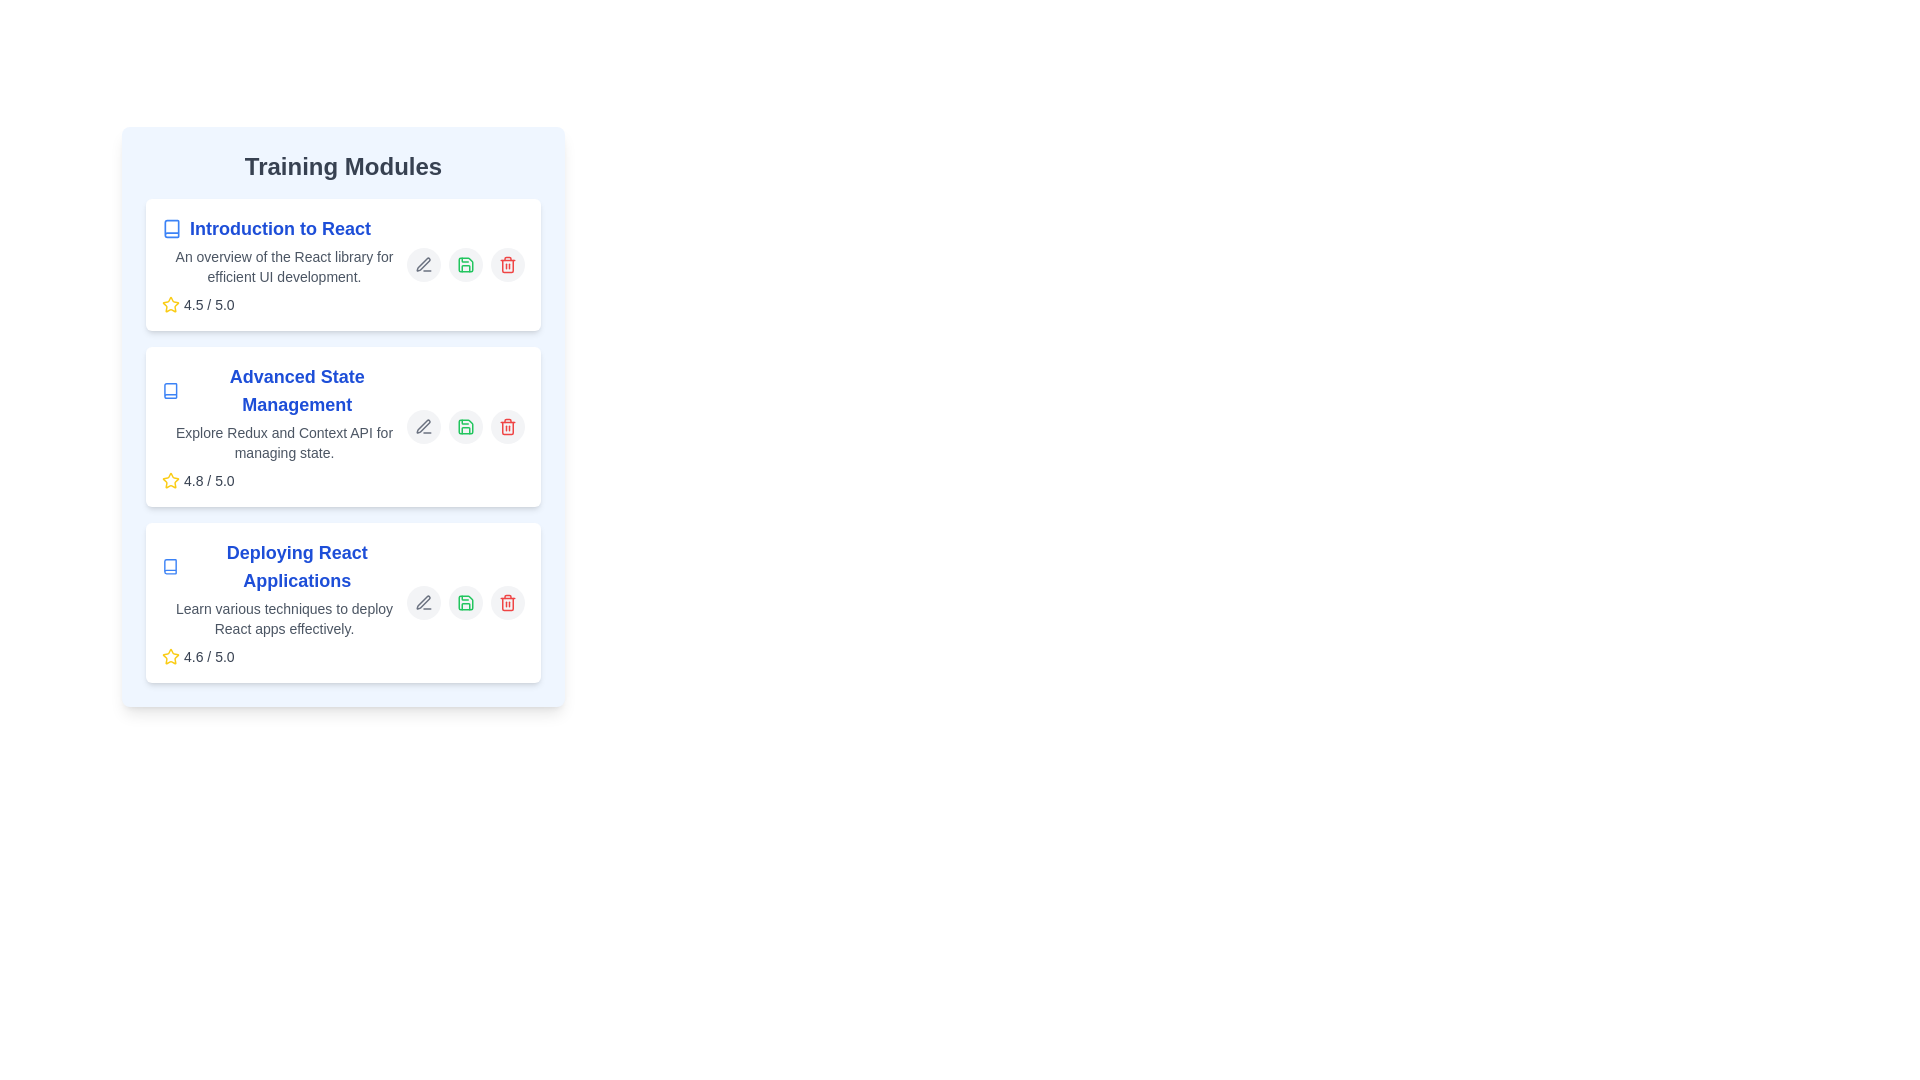  What do you see at coordinates (422, 264) in the screenshot?
I see `the pen-shaped edit icon located in the action icons for the 'Introduction to React' training module` at bounding box center [422, 264].